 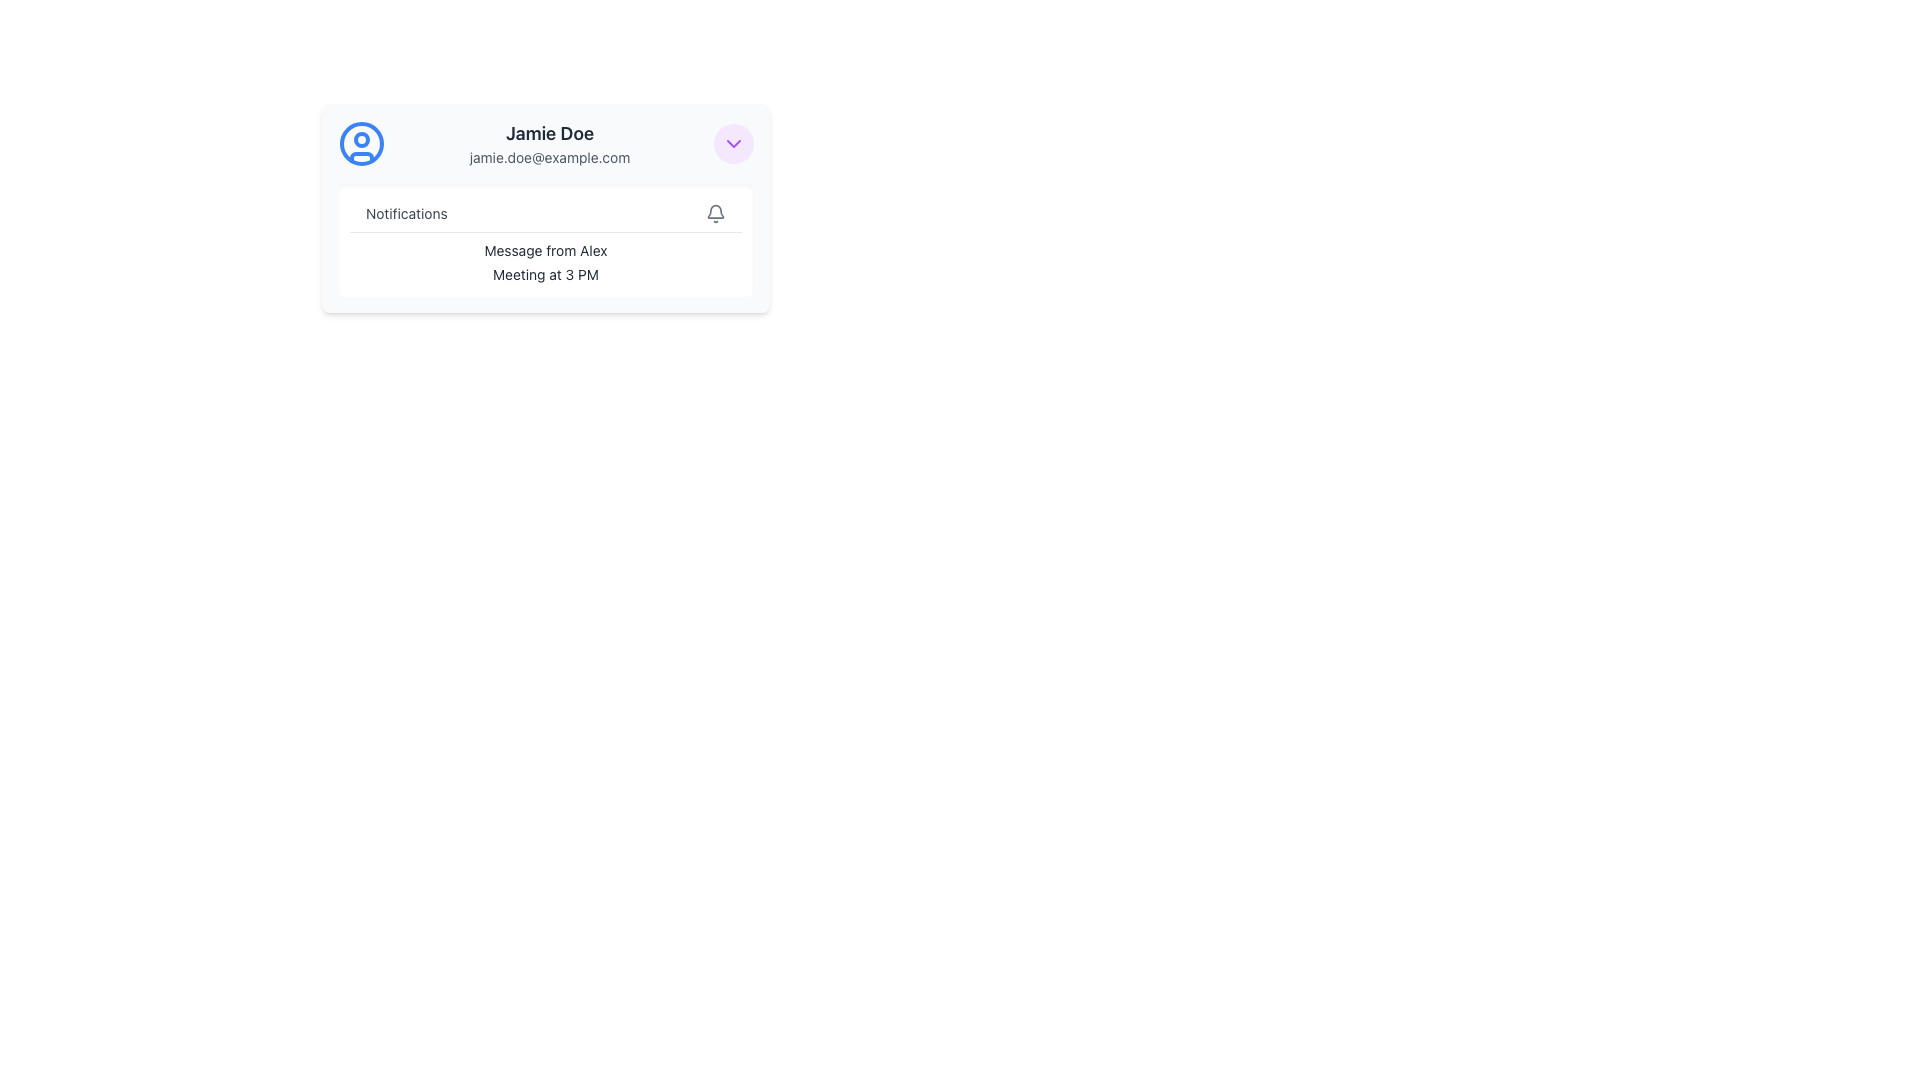 I want to click on the notifications section of the composite informational card displaying user information, which is located in the upper left quadrant of the interface, so click(x=546, y=208).